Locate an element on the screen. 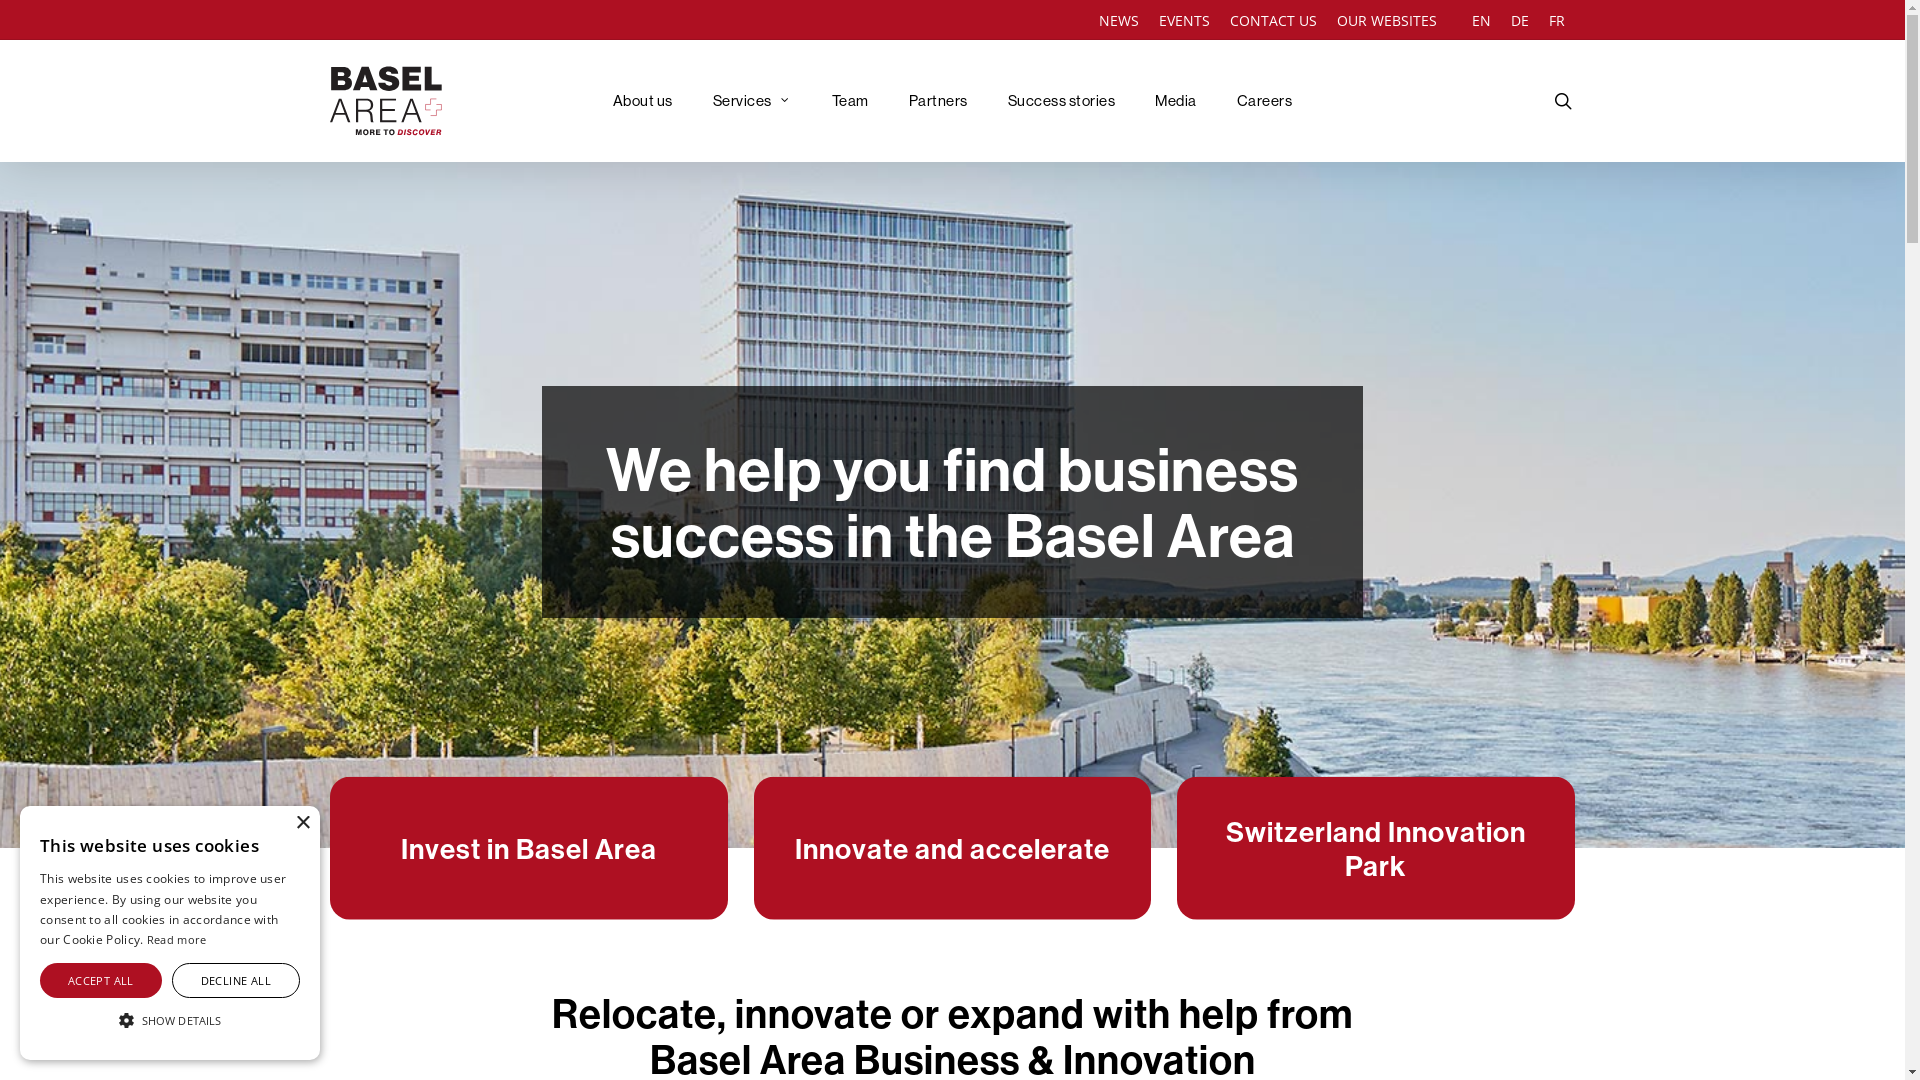 The image size is (1920, 1080). 'CONTACT US' is located at coordinates (1272, 20).